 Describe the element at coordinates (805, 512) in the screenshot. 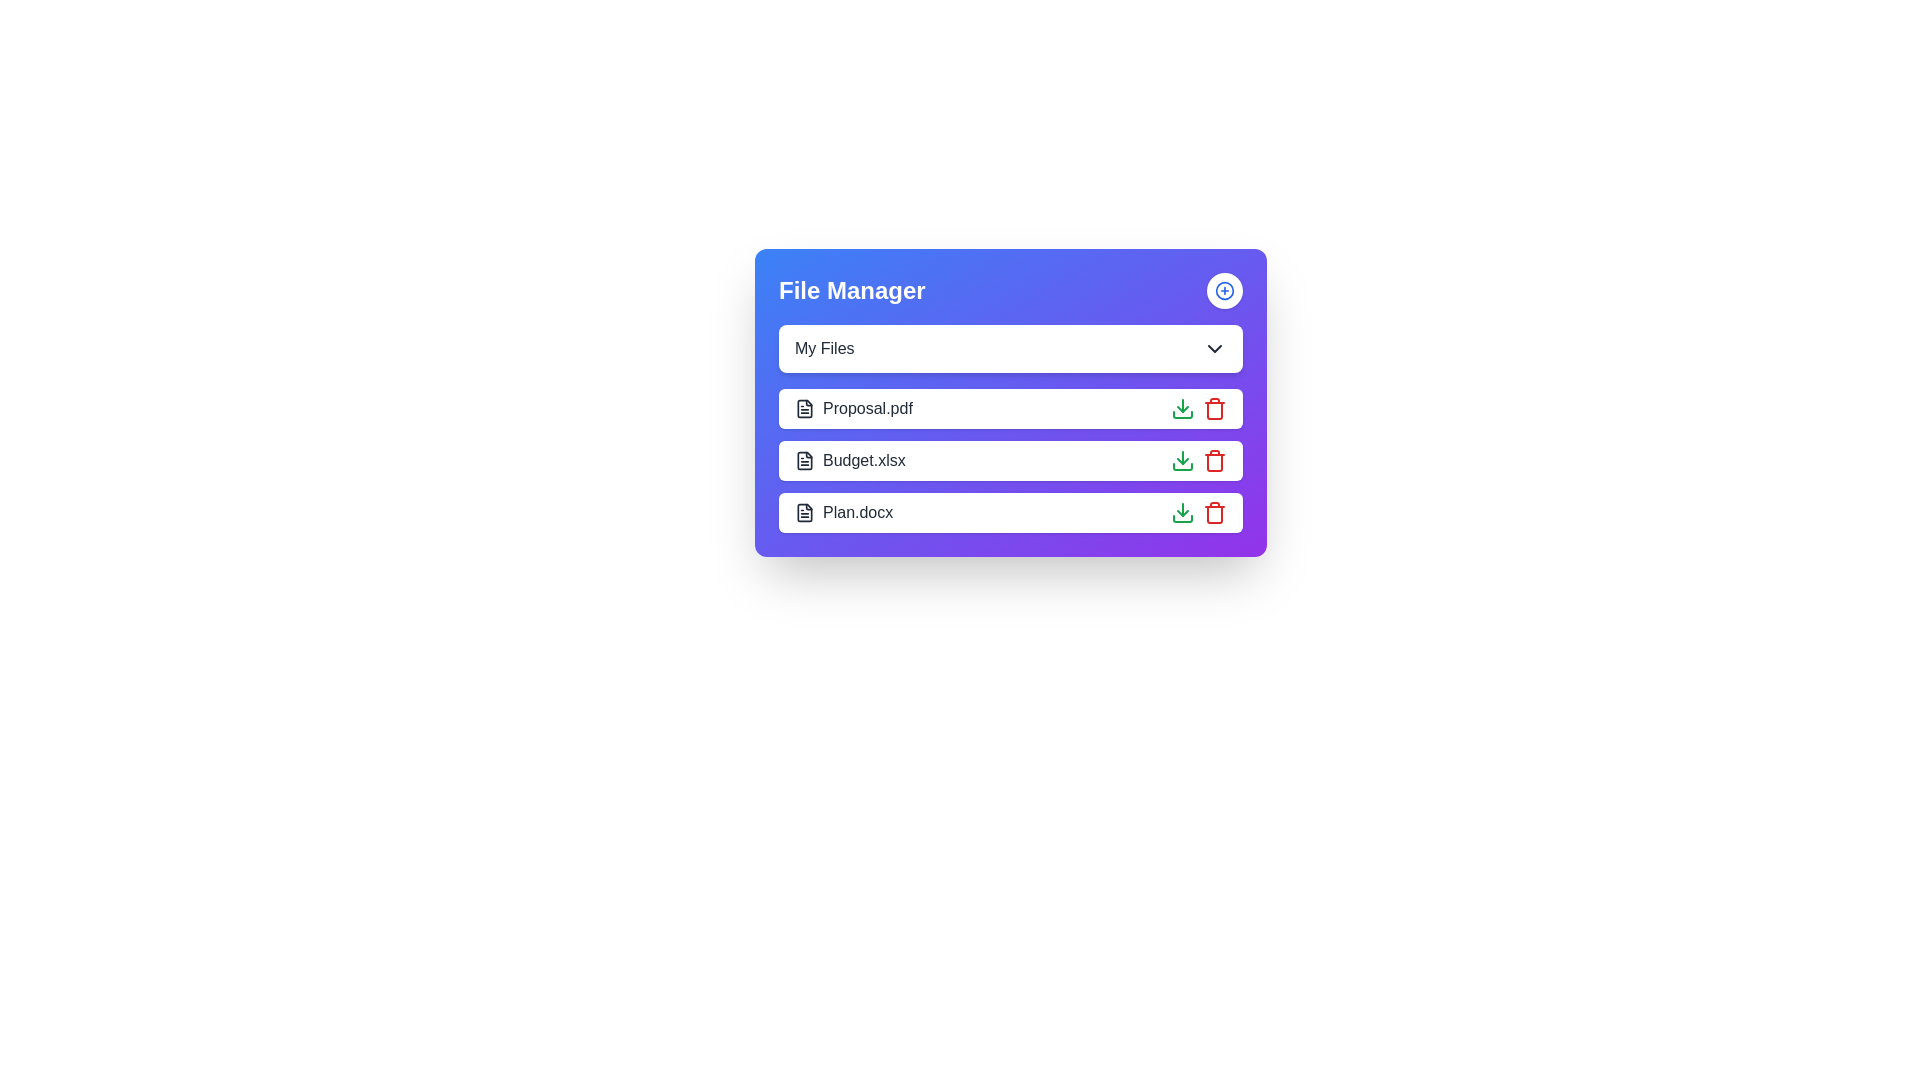

I see `the document icon representing 'Plan.docx', which is positioned at the far left of the file row and features a rectangular shape with a folded corner` at that location.